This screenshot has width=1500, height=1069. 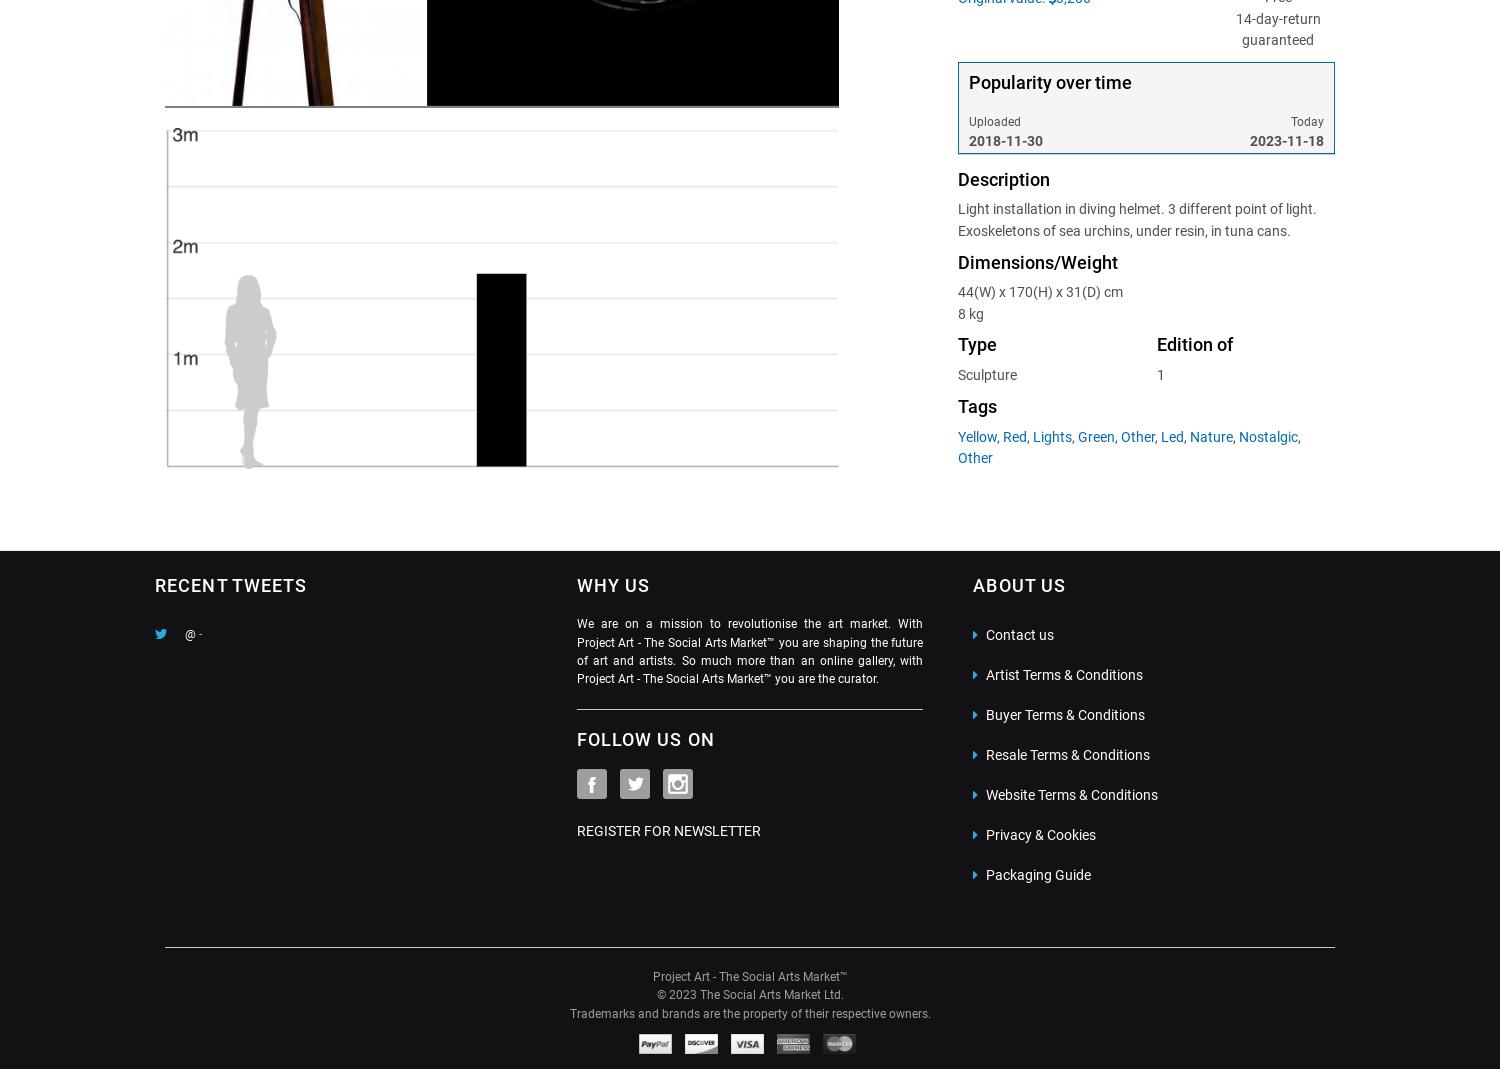 What do you see at coordinates (1000, 436) in the screenshot?
I see `'Red'` at bounding box center [1000, 436].